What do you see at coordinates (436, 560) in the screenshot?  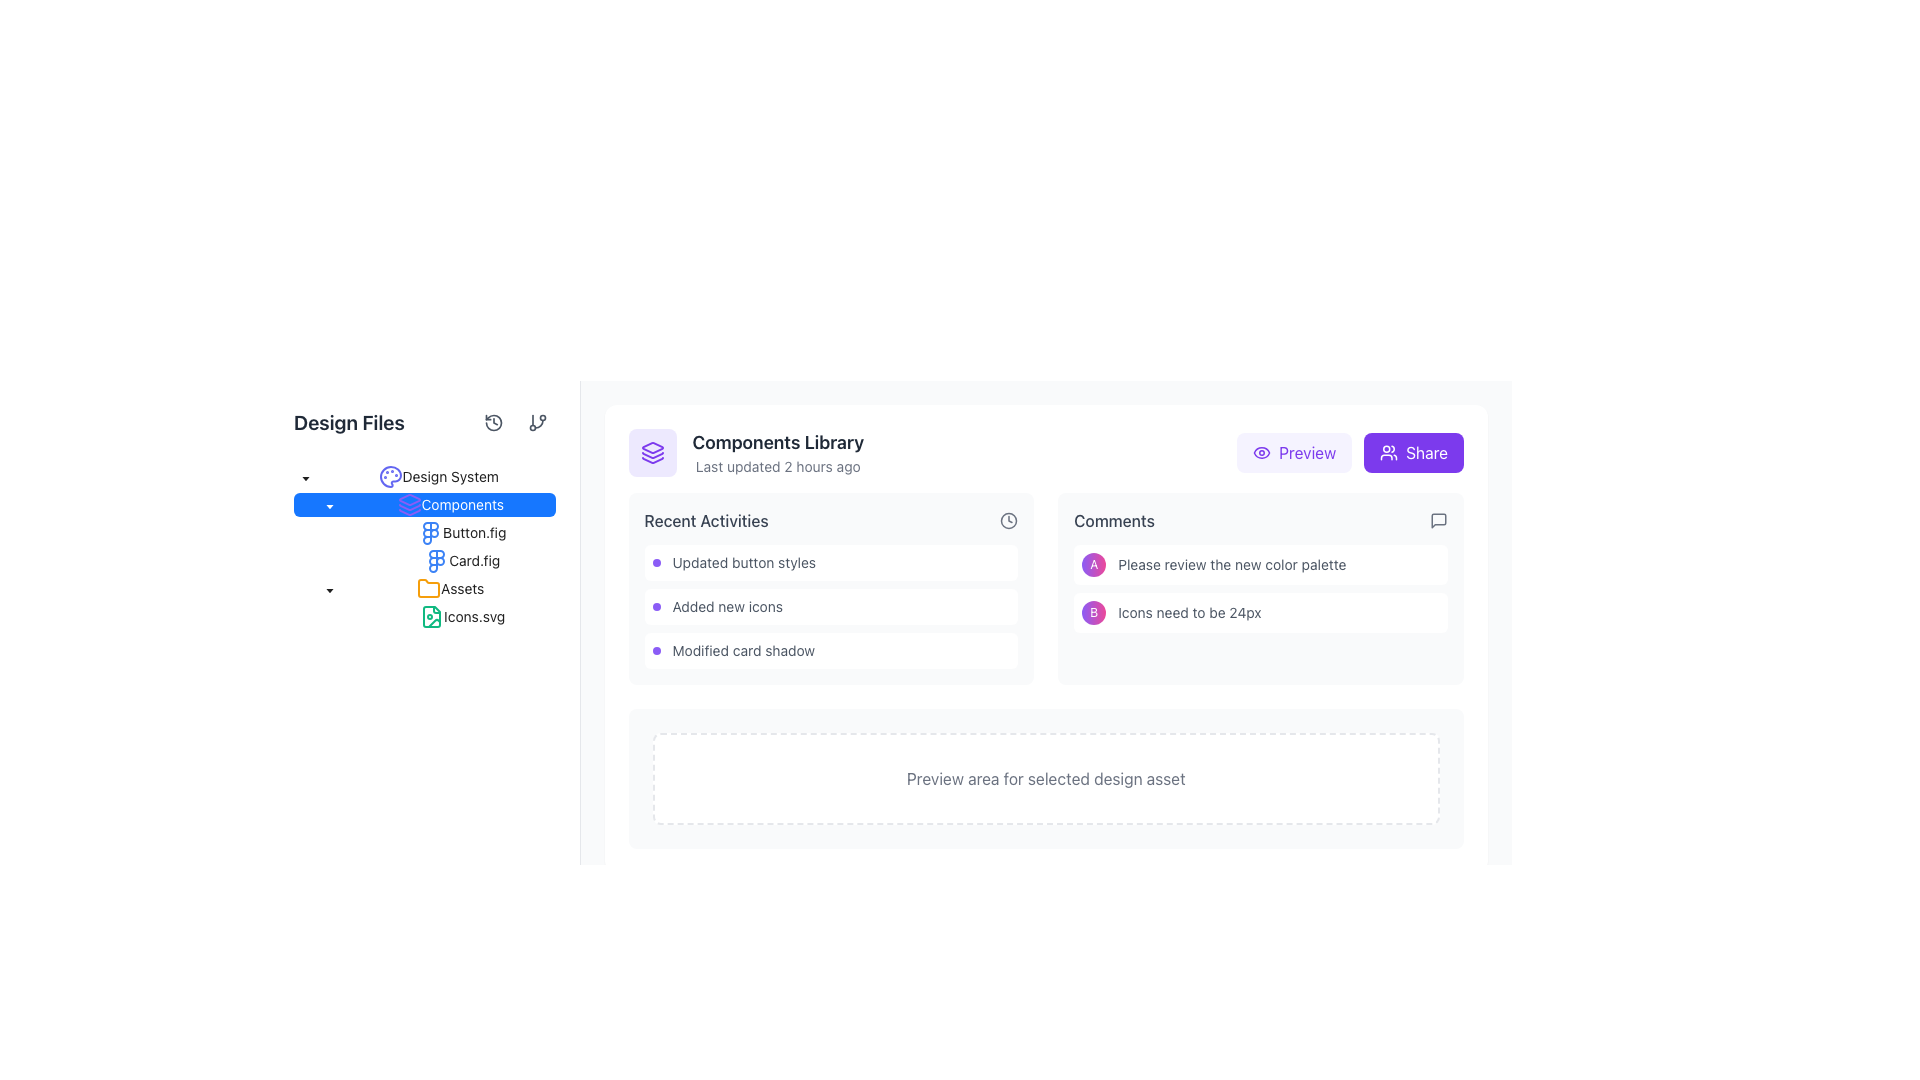 I see `the blue Figma-like icon in the fourth position of the Components list under the 'Card.fig' node` at bounding box center [436, 560].